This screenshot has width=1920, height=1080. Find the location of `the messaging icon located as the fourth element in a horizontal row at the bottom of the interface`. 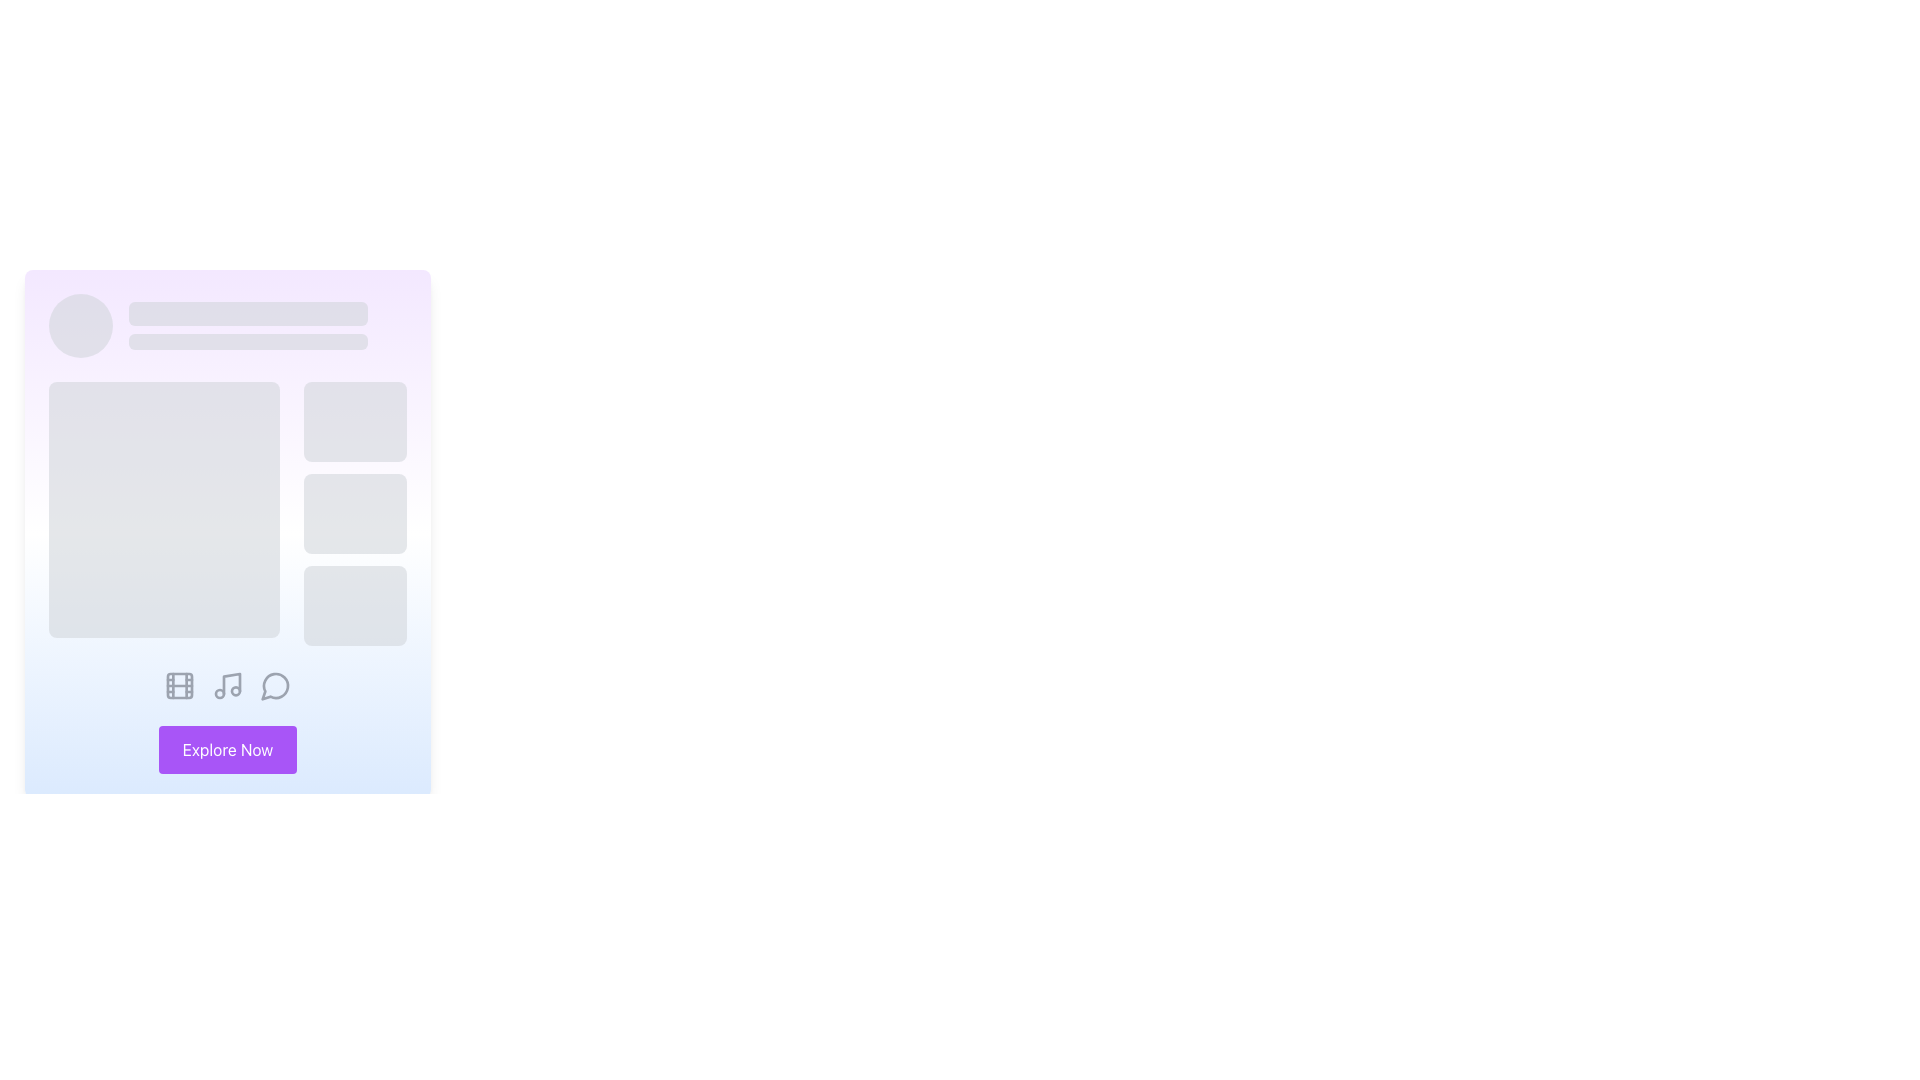

the messaging icon located as the fourth element in a horizontal row at the bottom of the interface is located at coordinates (274, 685).